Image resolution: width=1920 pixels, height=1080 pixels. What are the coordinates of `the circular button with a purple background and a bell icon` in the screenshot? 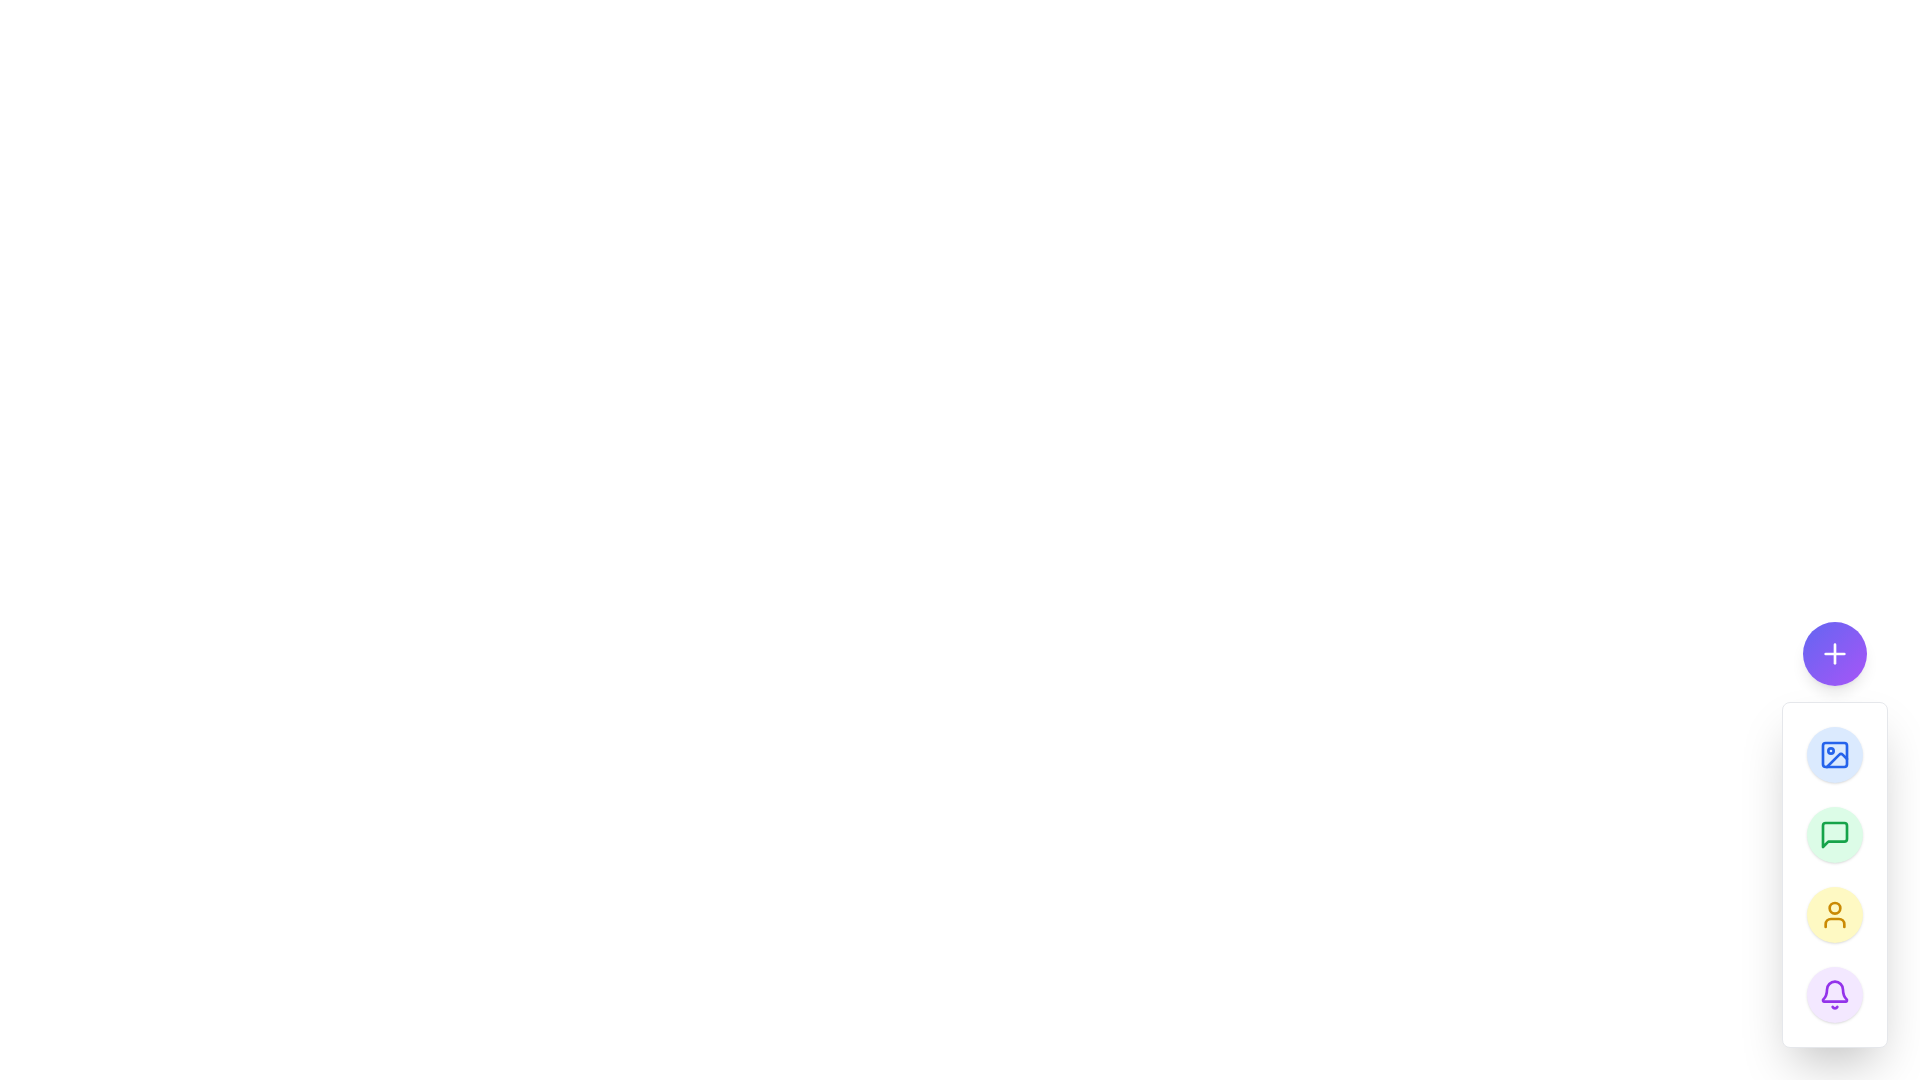 It's located at (1834, 995).